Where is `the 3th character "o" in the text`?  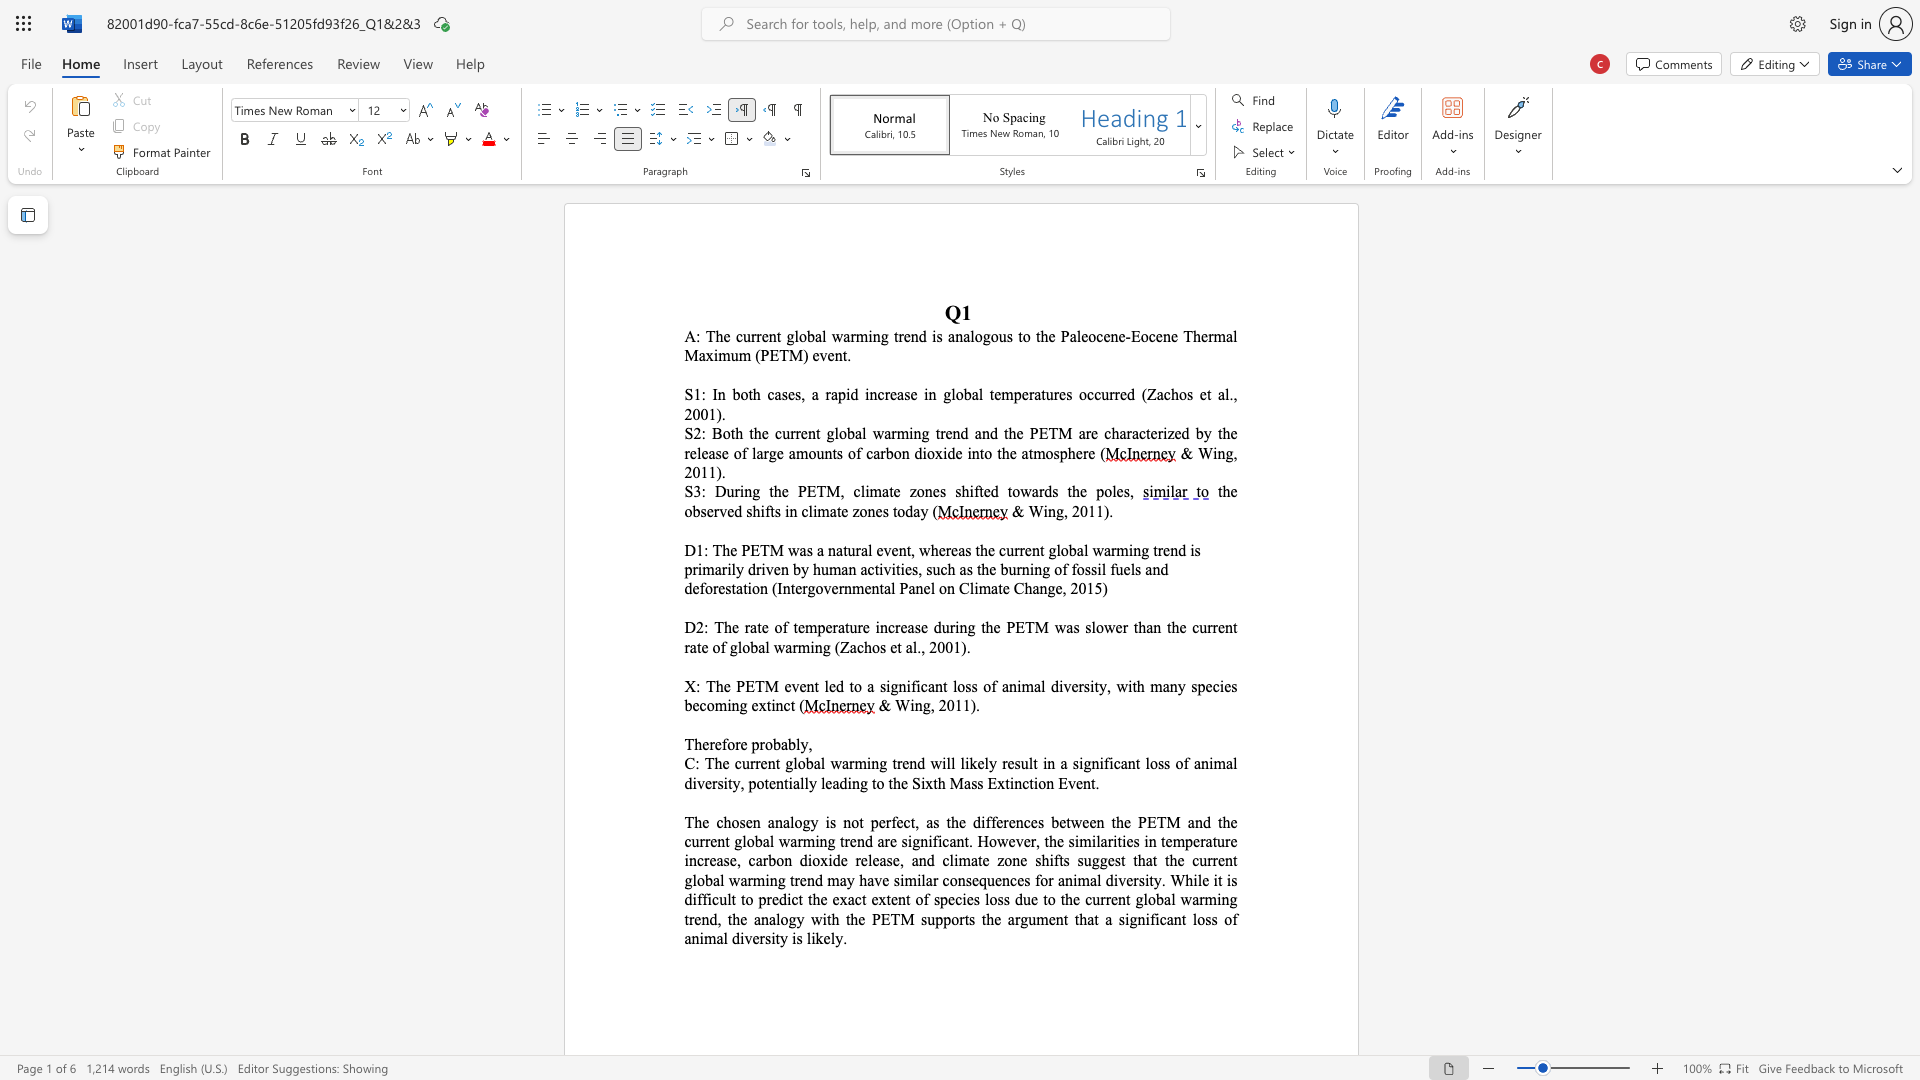 the 3th character "o" in the text is located at coordinates (987, 685).